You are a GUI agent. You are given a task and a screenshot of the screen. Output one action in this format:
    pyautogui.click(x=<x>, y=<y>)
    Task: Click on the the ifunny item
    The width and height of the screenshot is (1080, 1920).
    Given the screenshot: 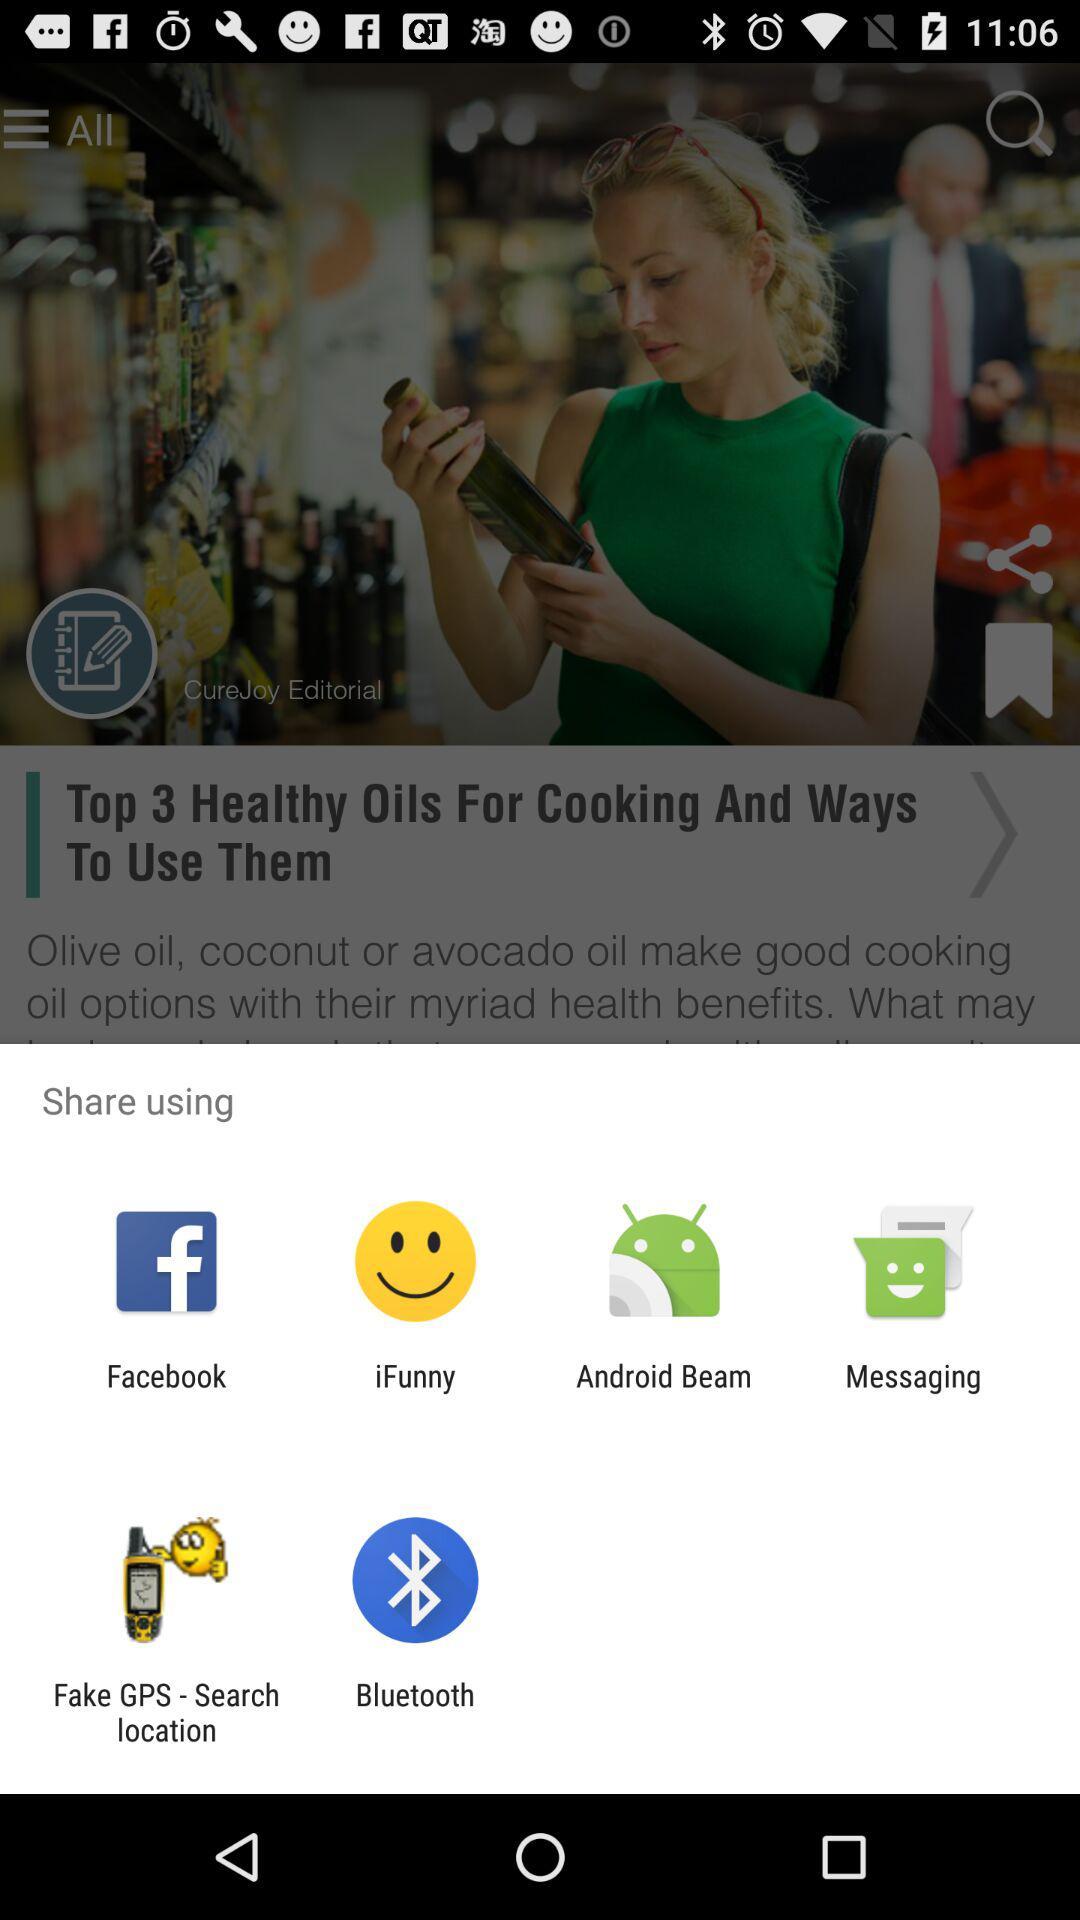 What is the action you would take?
    pyautogui.click(x=414, y=1392)
    